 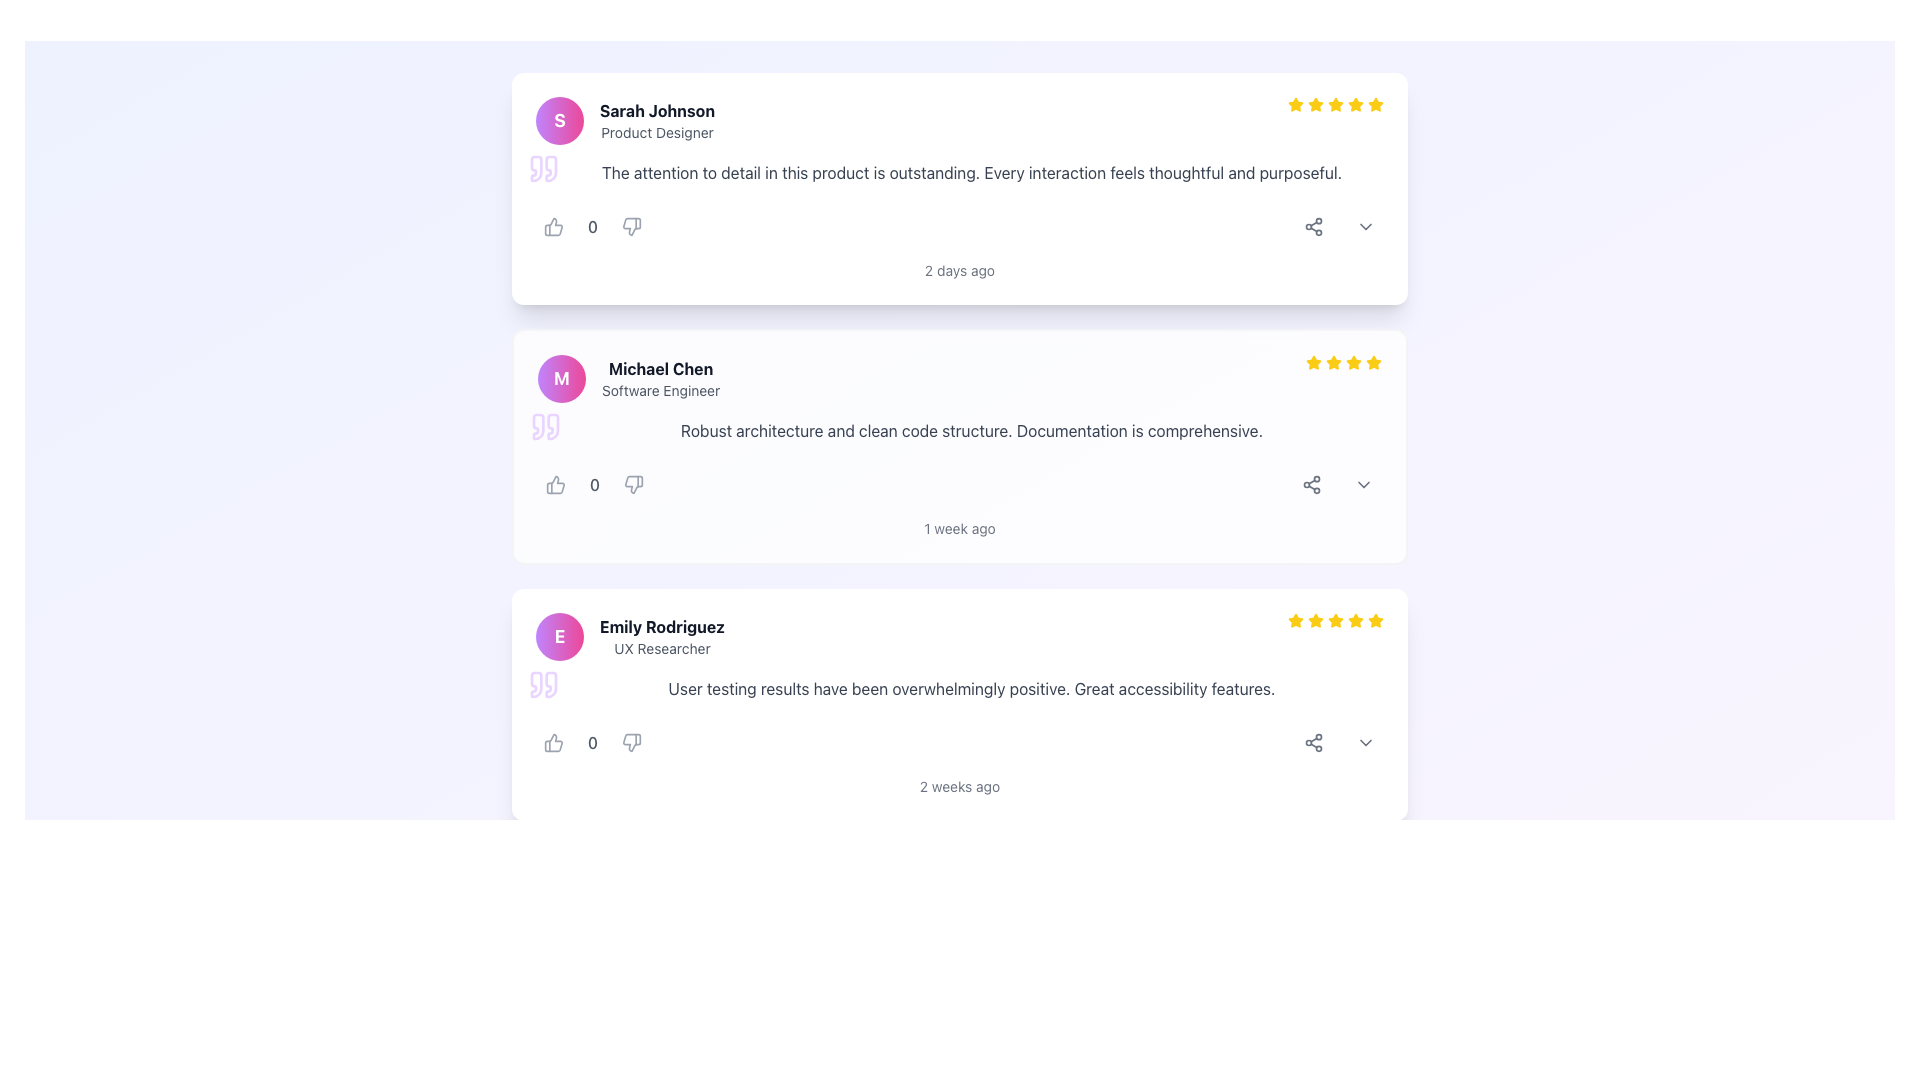 I want to click on the like button located in the second comment card's interaction section, which is the first button in a horizontal group of icons associated with the comment, so click(x=556, y=485).